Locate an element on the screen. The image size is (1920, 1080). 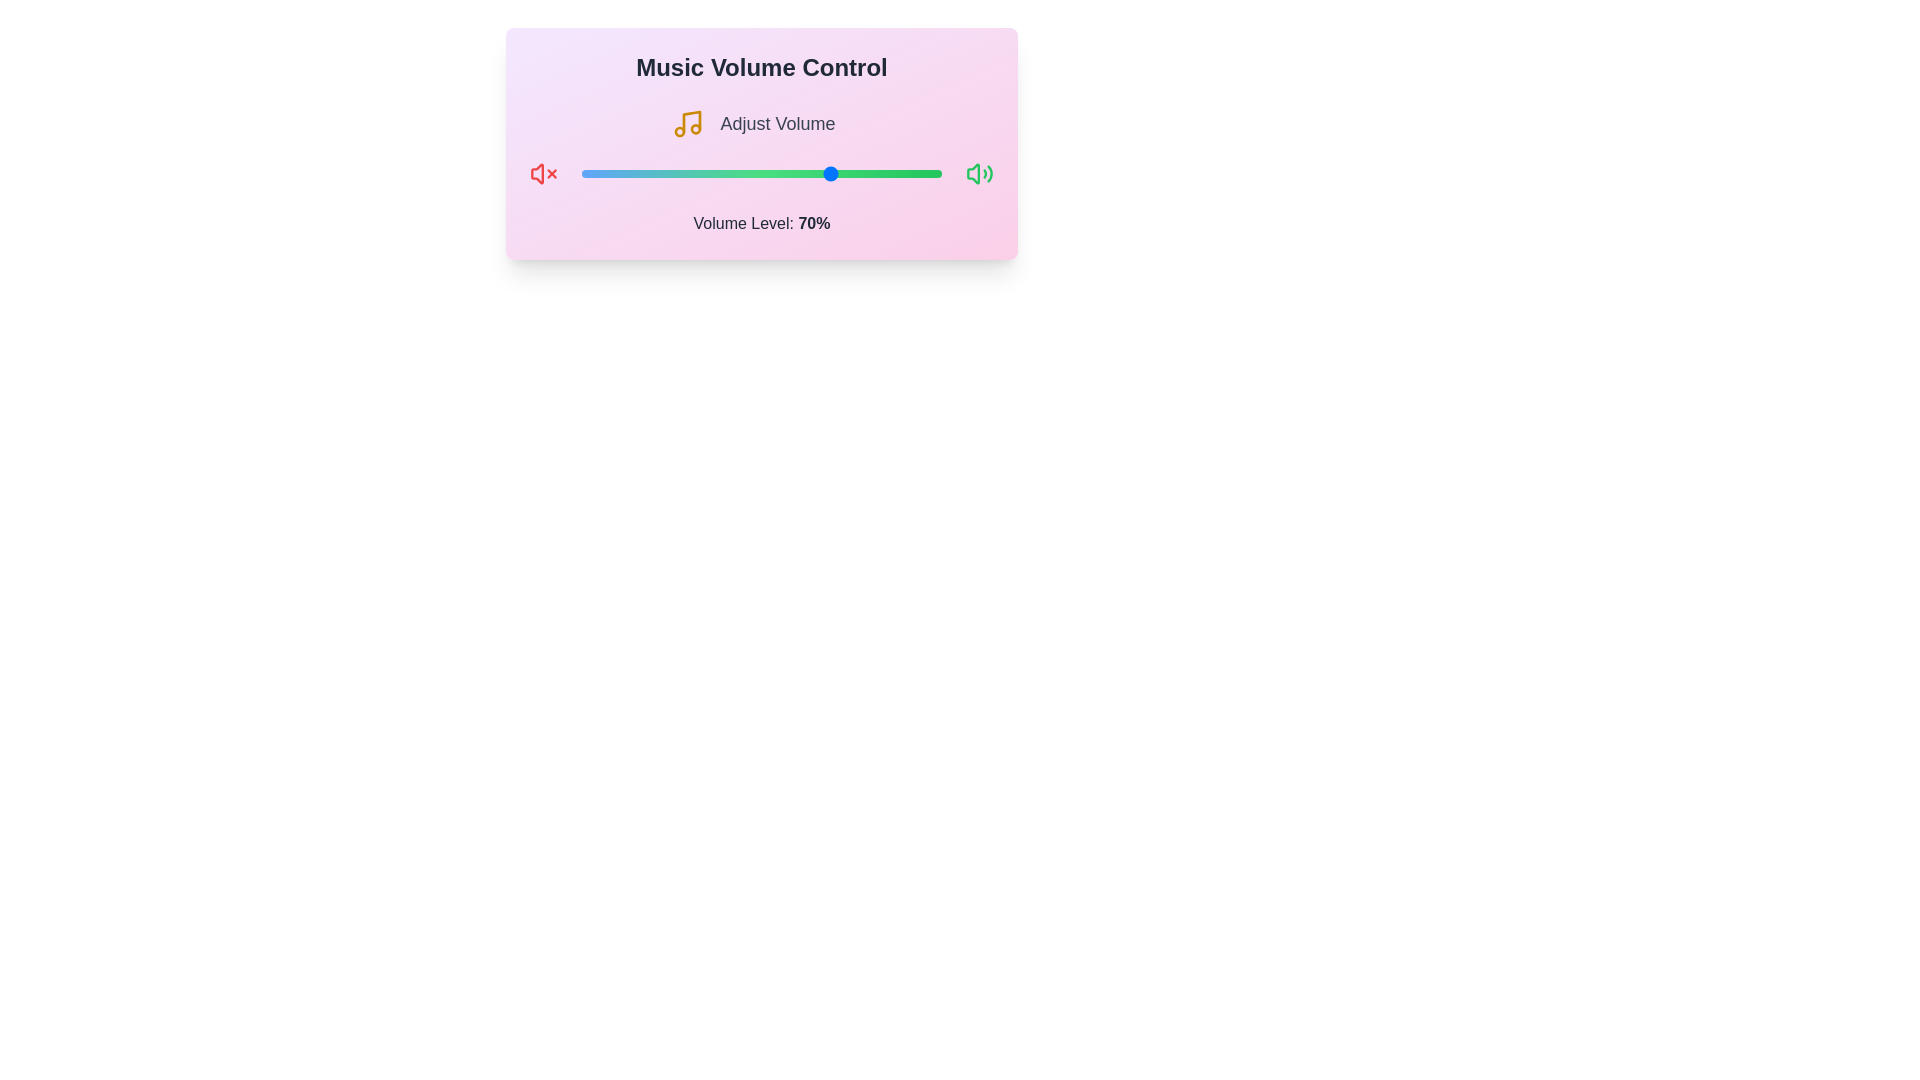
the volume slider to 95% is located at coordinates (923, 172).